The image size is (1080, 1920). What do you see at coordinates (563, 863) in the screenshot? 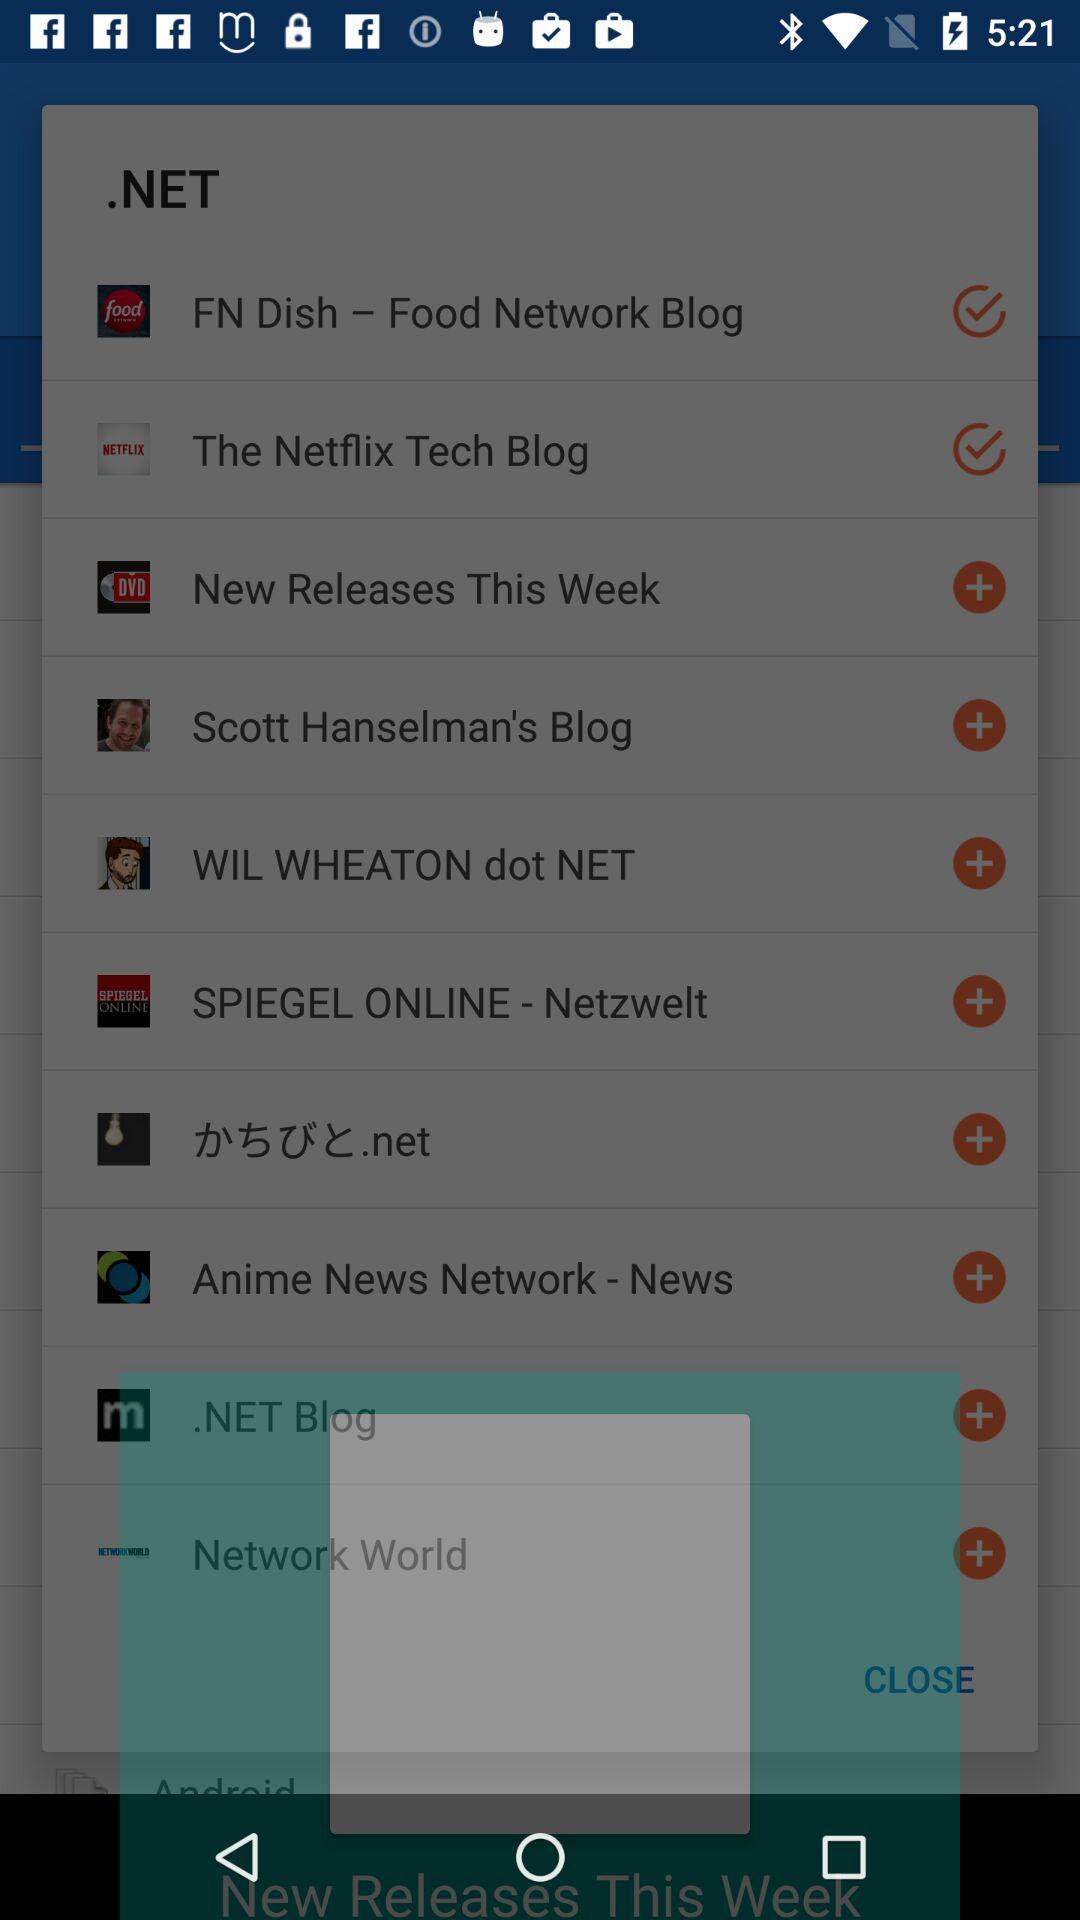
I see `item below the scott hanselman s` at bounding box center [563, 863].